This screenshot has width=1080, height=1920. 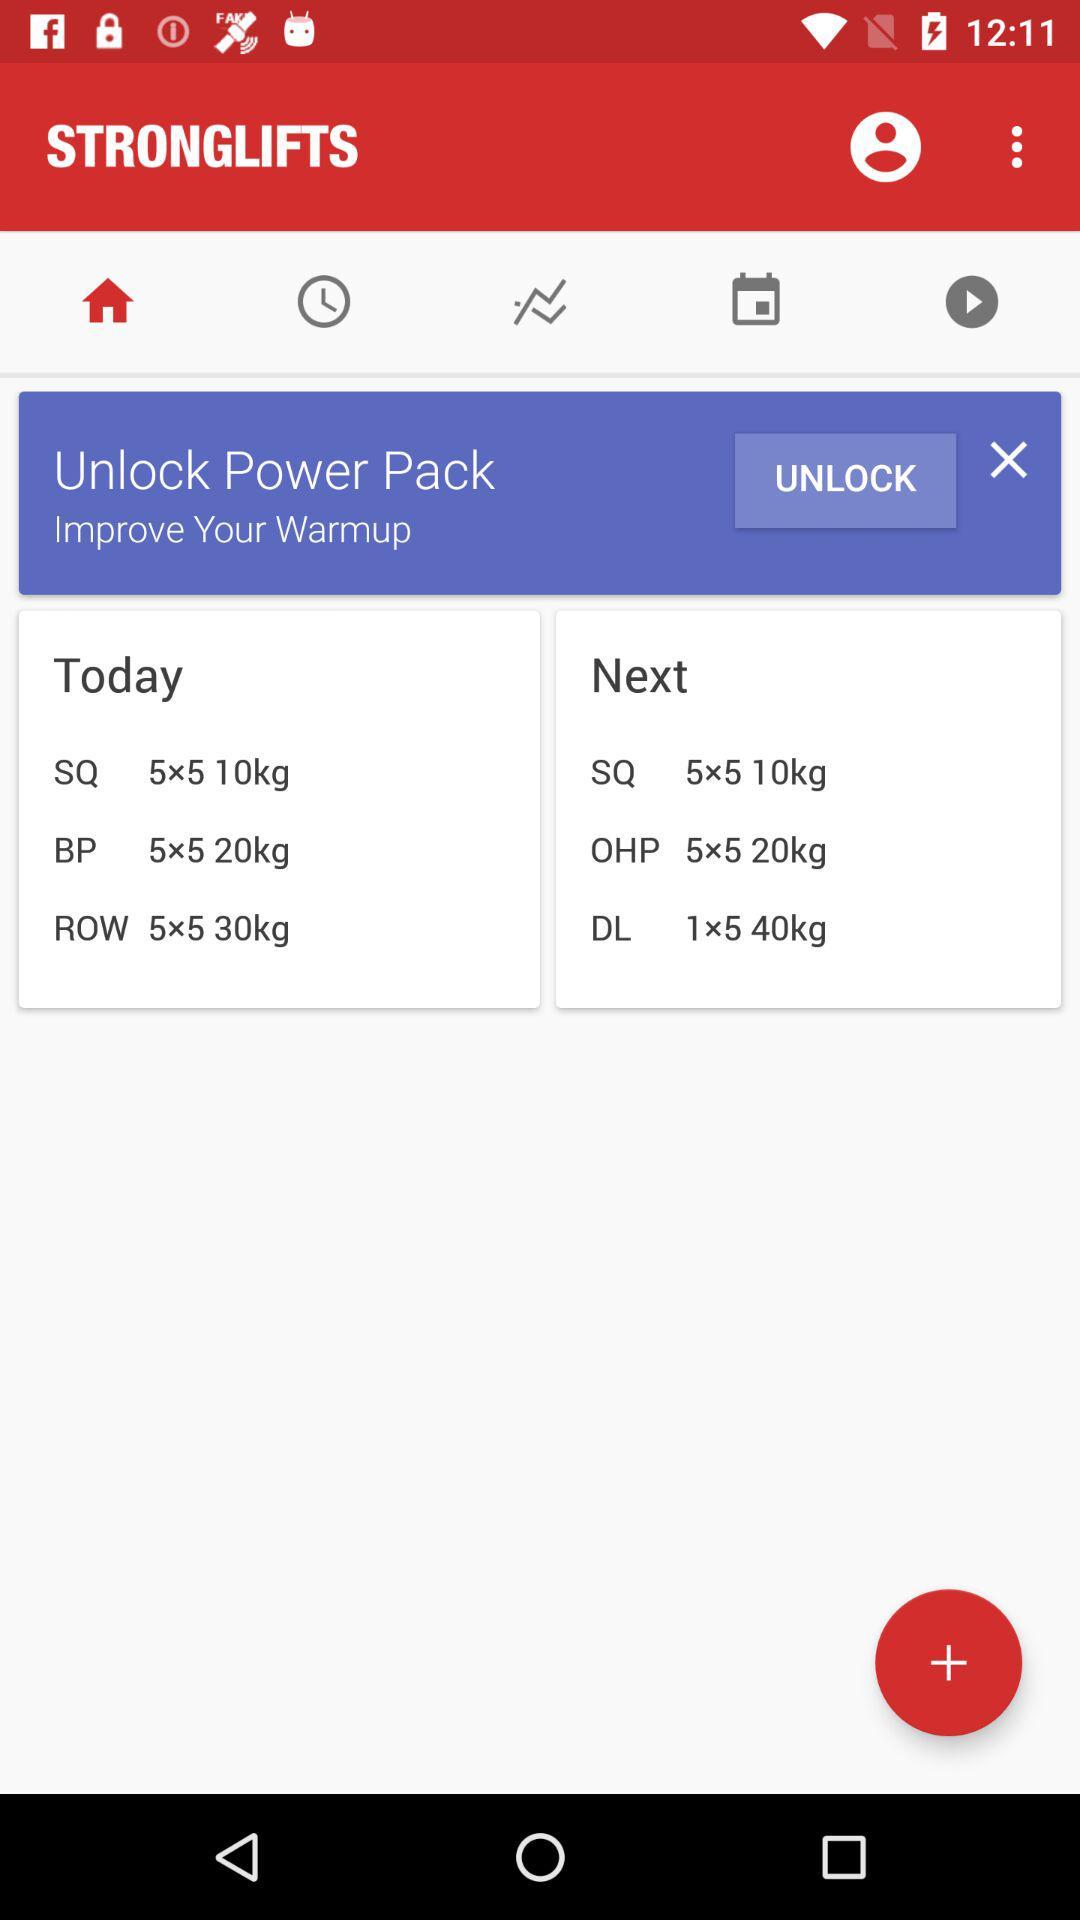 I want to click on the add icon, so click(x=947, y=1662).